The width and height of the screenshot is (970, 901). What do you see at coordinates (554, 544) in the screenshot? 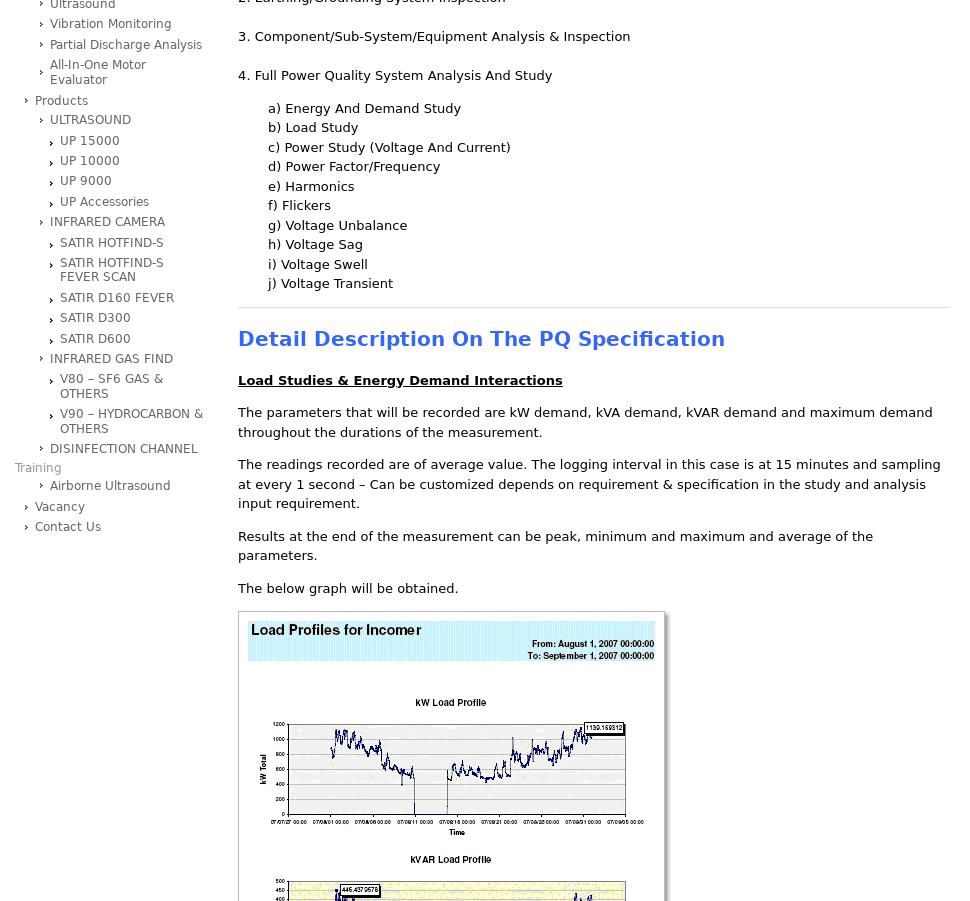
I see `'Results at the end of the measurement can be peak, minimum and maximum and average of the parameters.'` at bounding box center [554, 544].